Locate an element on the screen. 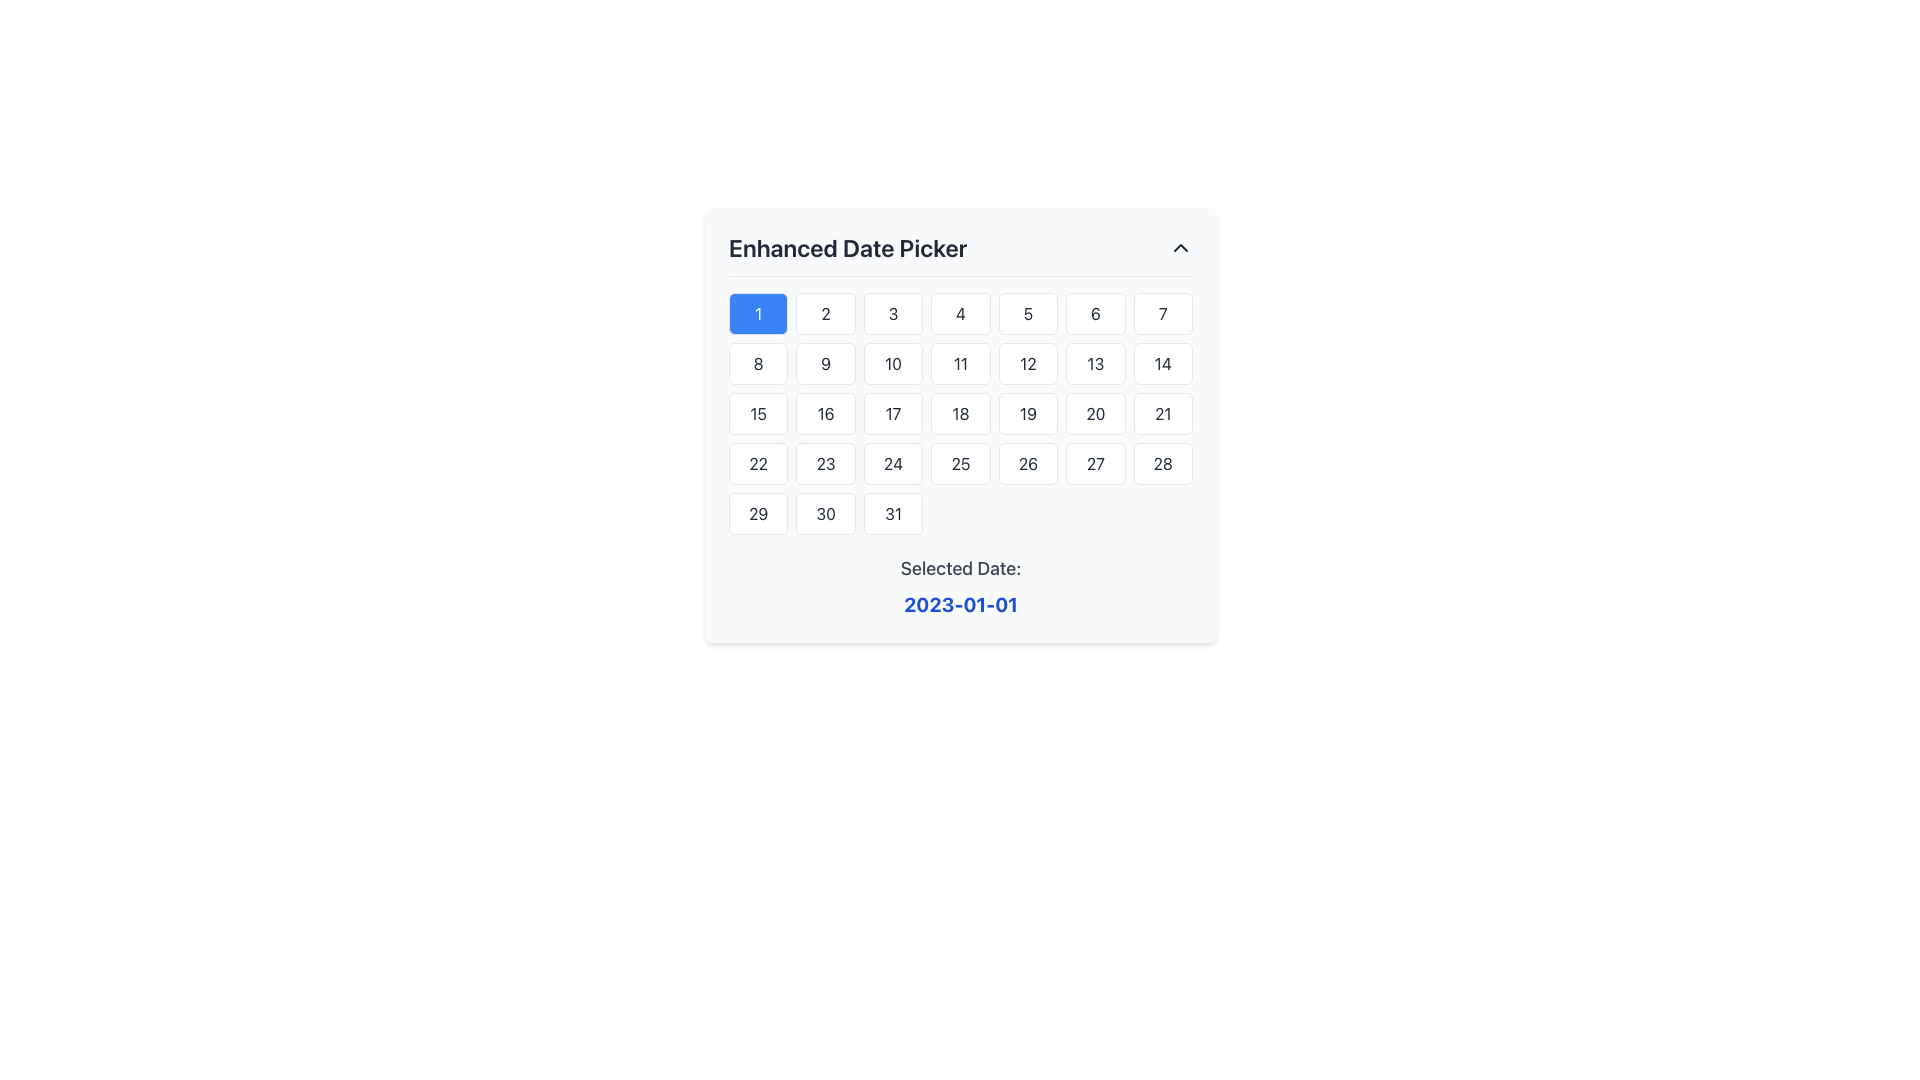 The image size is (1920, 1080). the date selection button labeled '5' in the date-picker interface to change its appearance is located at coordinates (1028, 313).